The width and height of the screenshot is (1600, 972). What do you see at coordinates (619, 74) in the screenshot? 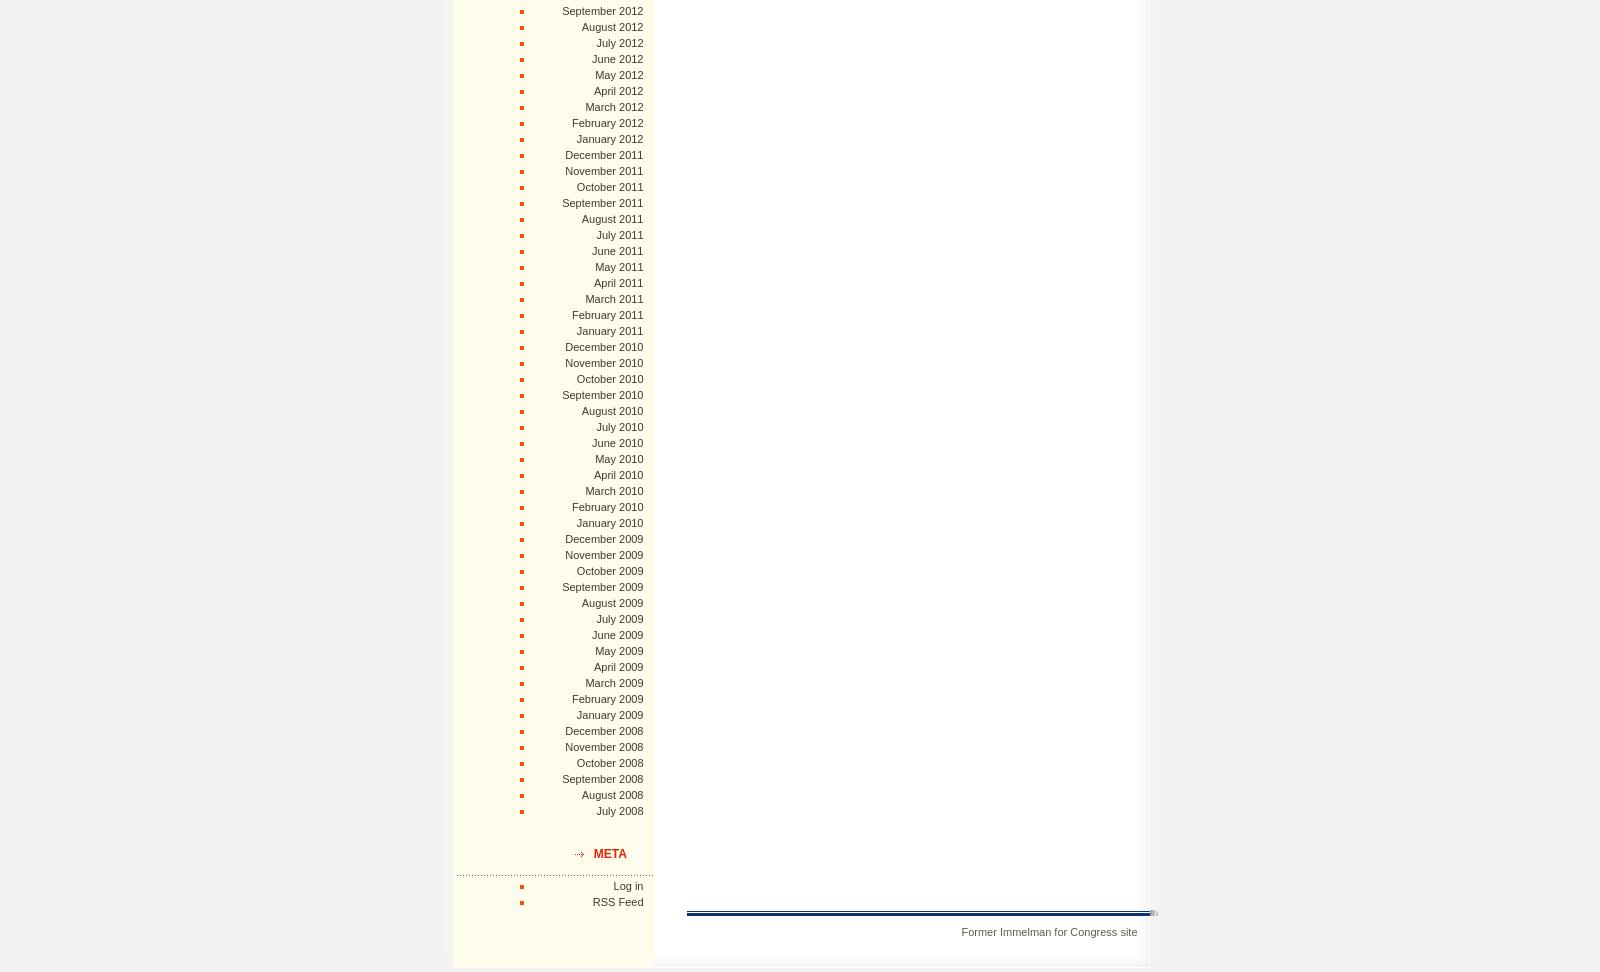
I see `'May 2012'` at bounding box center [619, 74].